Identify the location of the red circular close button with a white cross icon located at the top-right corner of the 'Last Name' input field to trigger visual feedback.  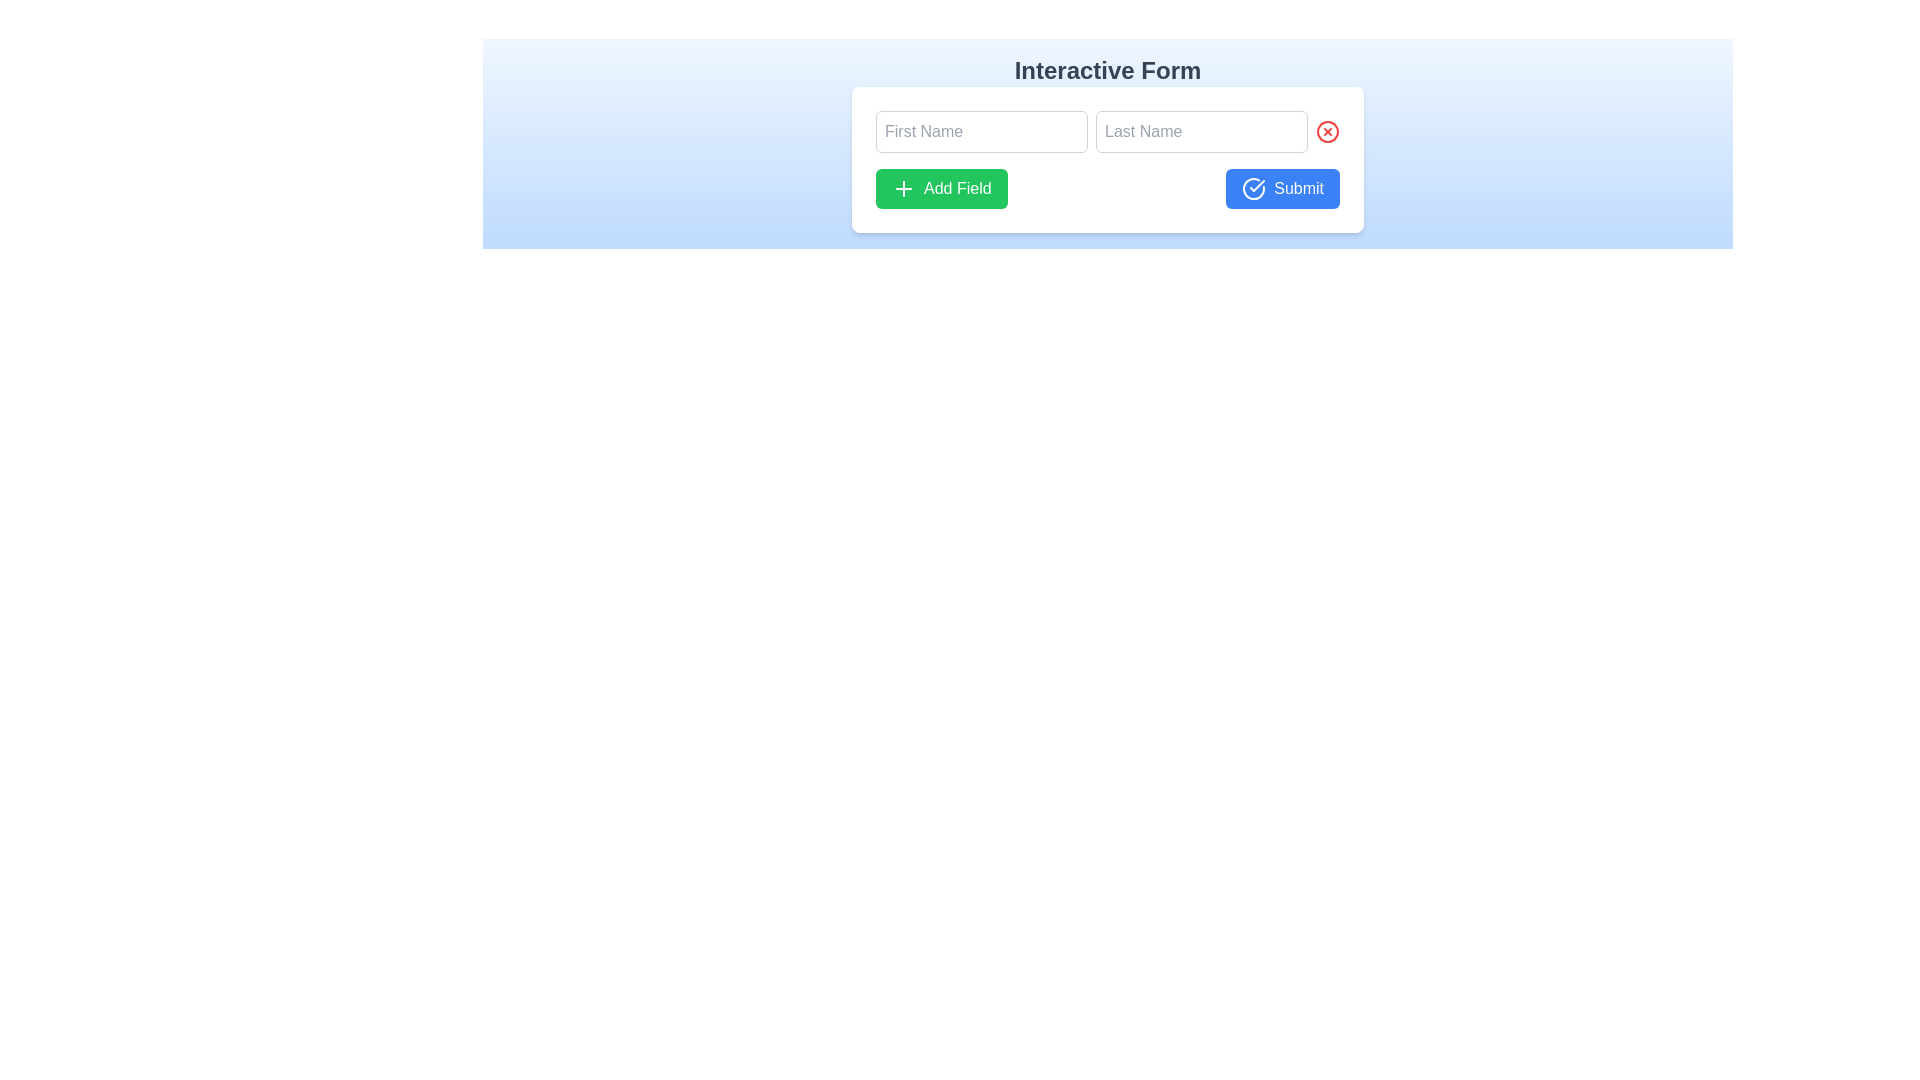
(1328, 131).